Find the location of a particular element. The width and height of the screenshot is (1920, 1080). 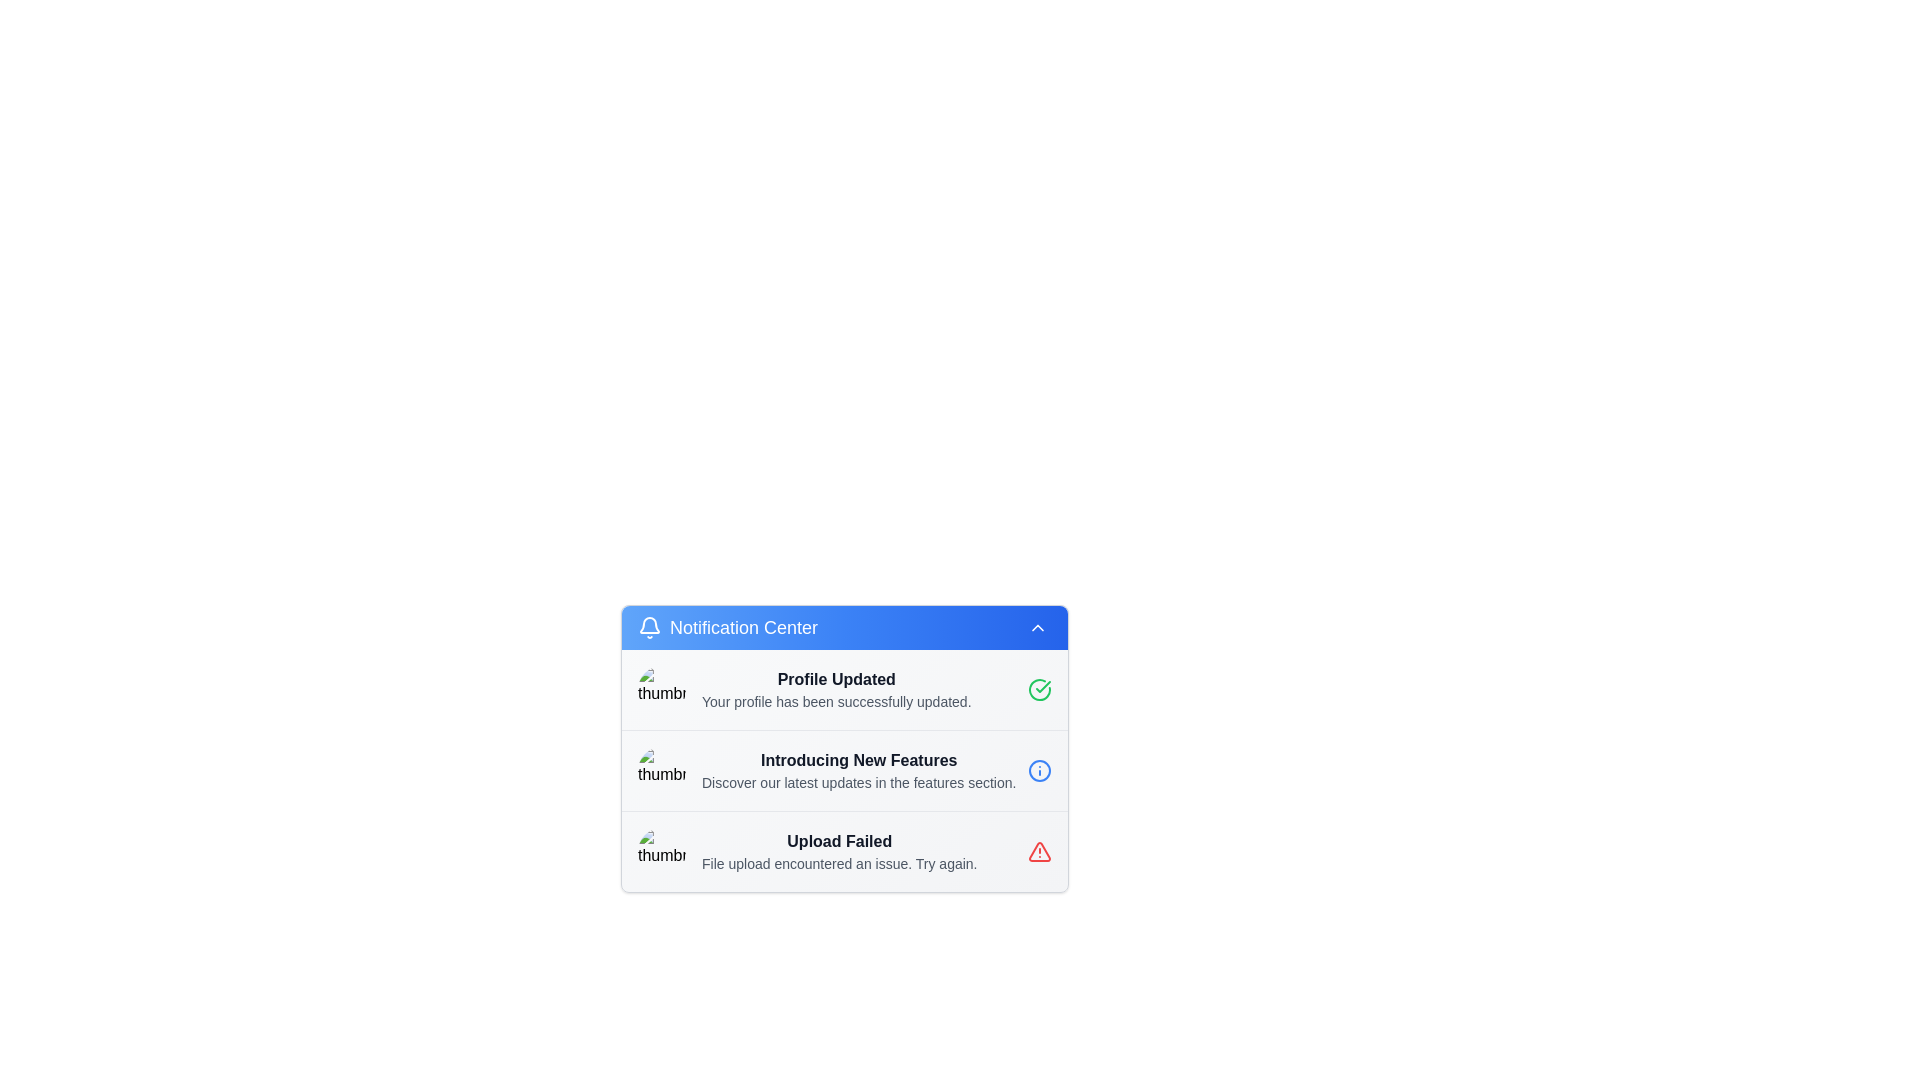

the Static information card containing the message 'Introducing New Features' and the subtitle 'Discover our latest updates in the features section', which is the second message card in the Notification Center is located at coordinates (844, 770).